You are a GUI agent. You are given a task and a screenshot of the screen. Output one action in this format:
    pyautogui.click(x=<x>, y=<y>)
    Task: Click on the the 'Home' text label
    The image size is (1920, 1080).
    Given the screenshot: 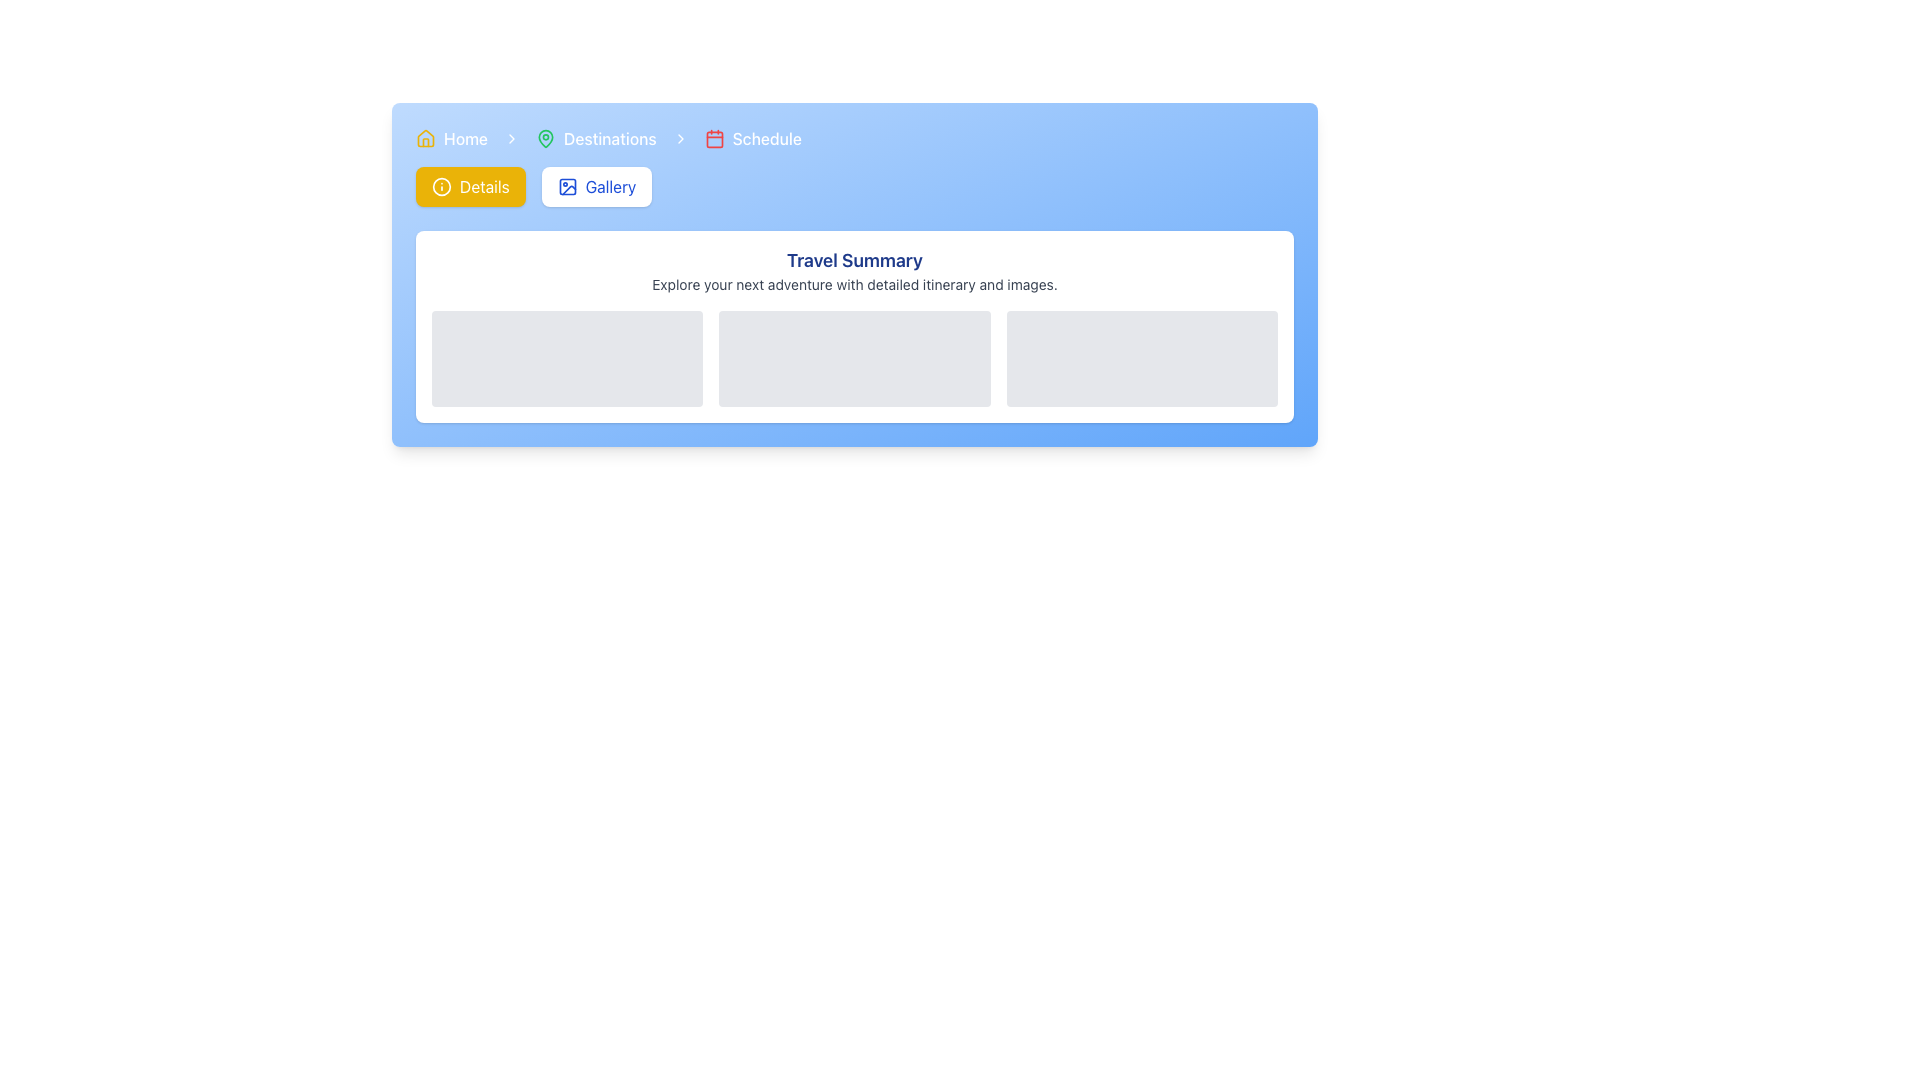 What is the action you would take?
    pyautogui.click(x=464, y=137)
    